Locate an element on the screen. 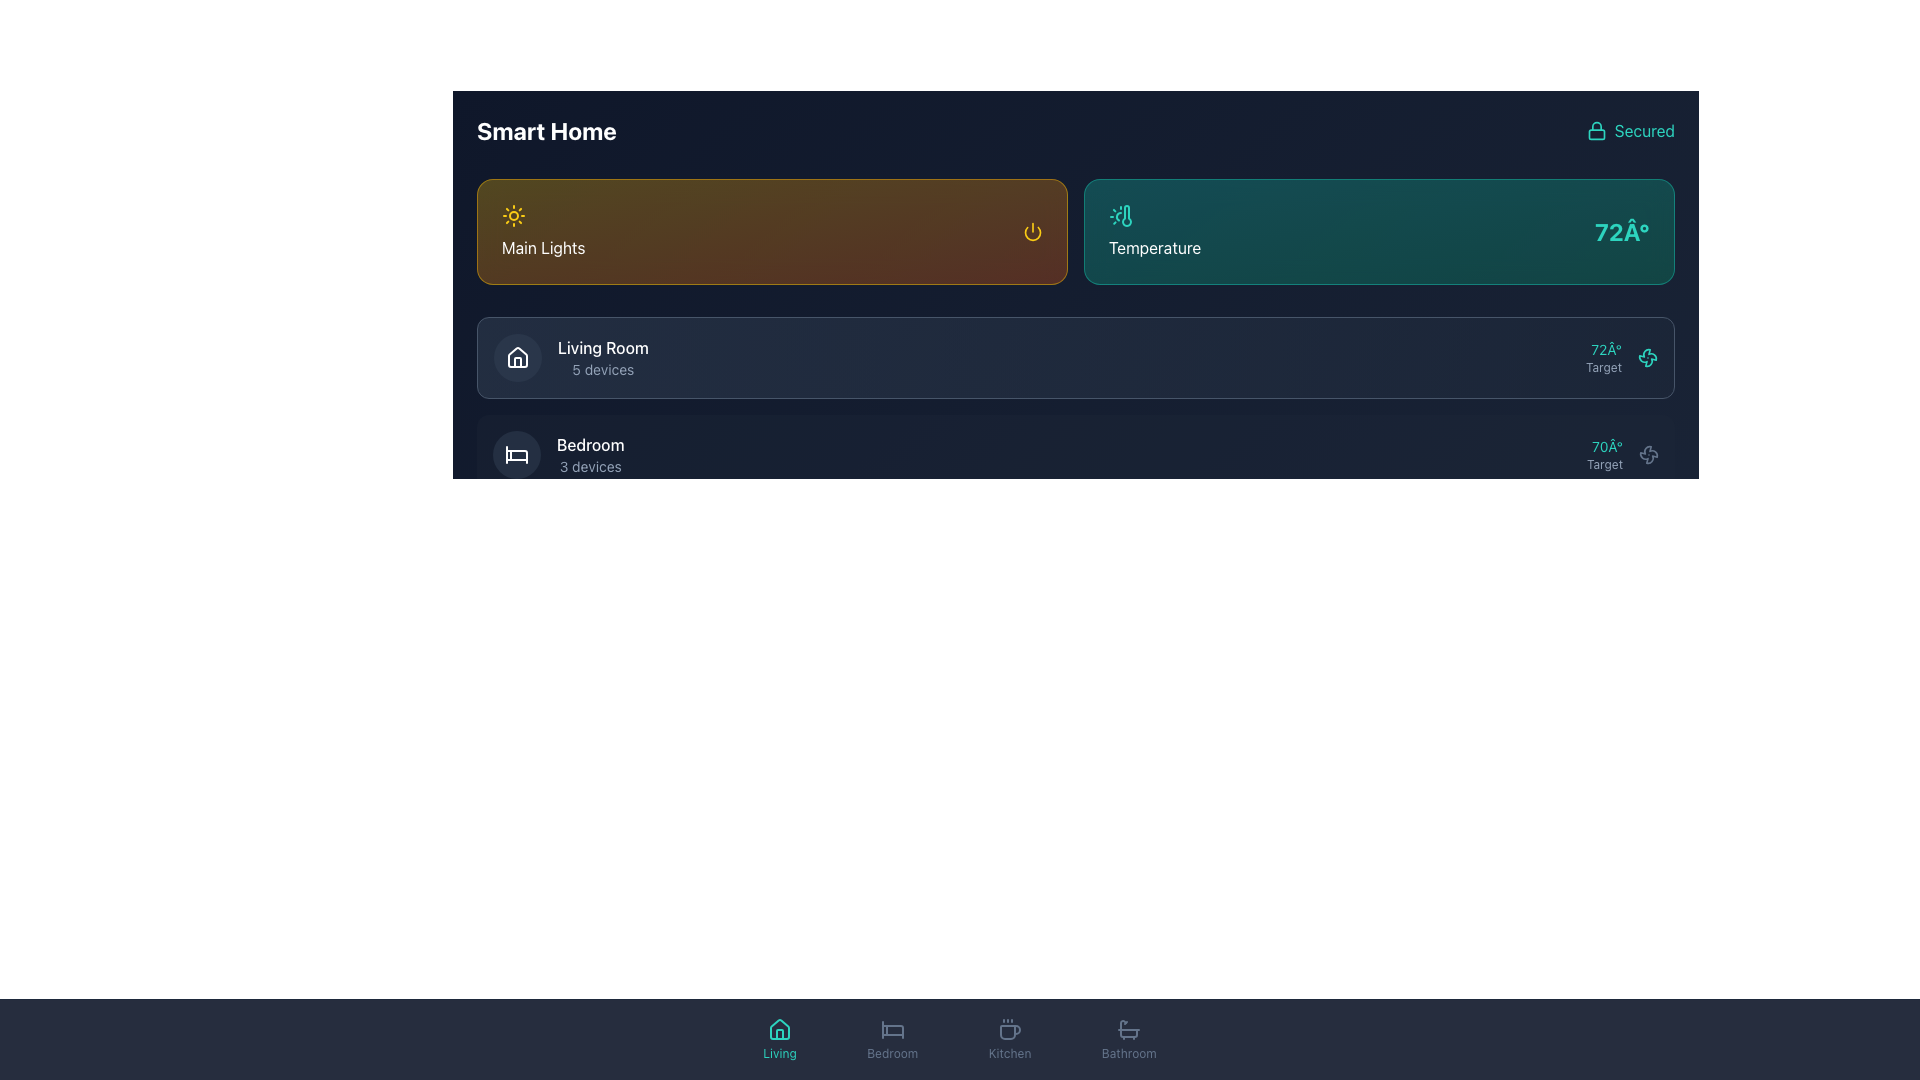  the 'Target' label, which is a small piece of light gray text located below '72°' in the bottom-right region of the central dashboard is located at coordinates (1603, 367).